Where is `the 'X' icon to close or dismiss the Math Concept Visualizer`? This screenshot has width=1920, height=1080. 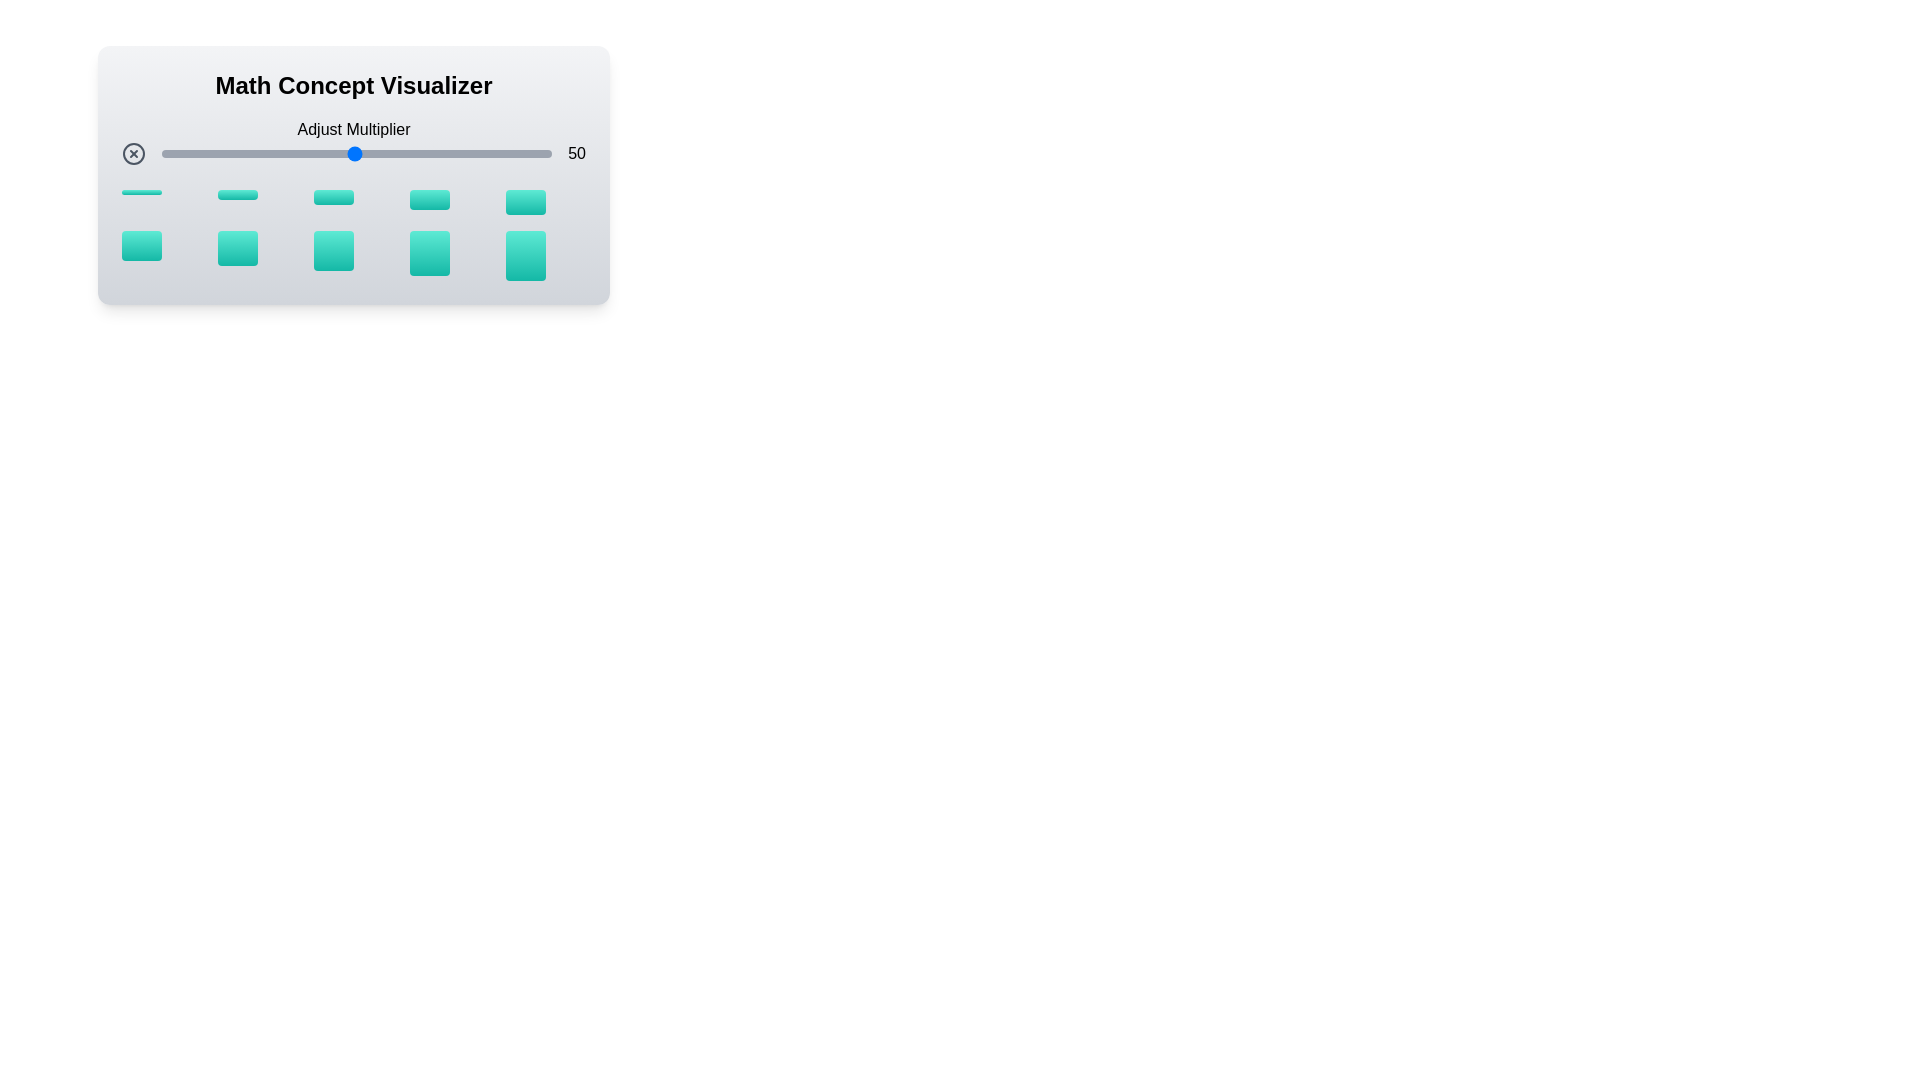 the 'X' icon to close or dismiss the Math Concept Visualizer is located at coordinates (133, 153).